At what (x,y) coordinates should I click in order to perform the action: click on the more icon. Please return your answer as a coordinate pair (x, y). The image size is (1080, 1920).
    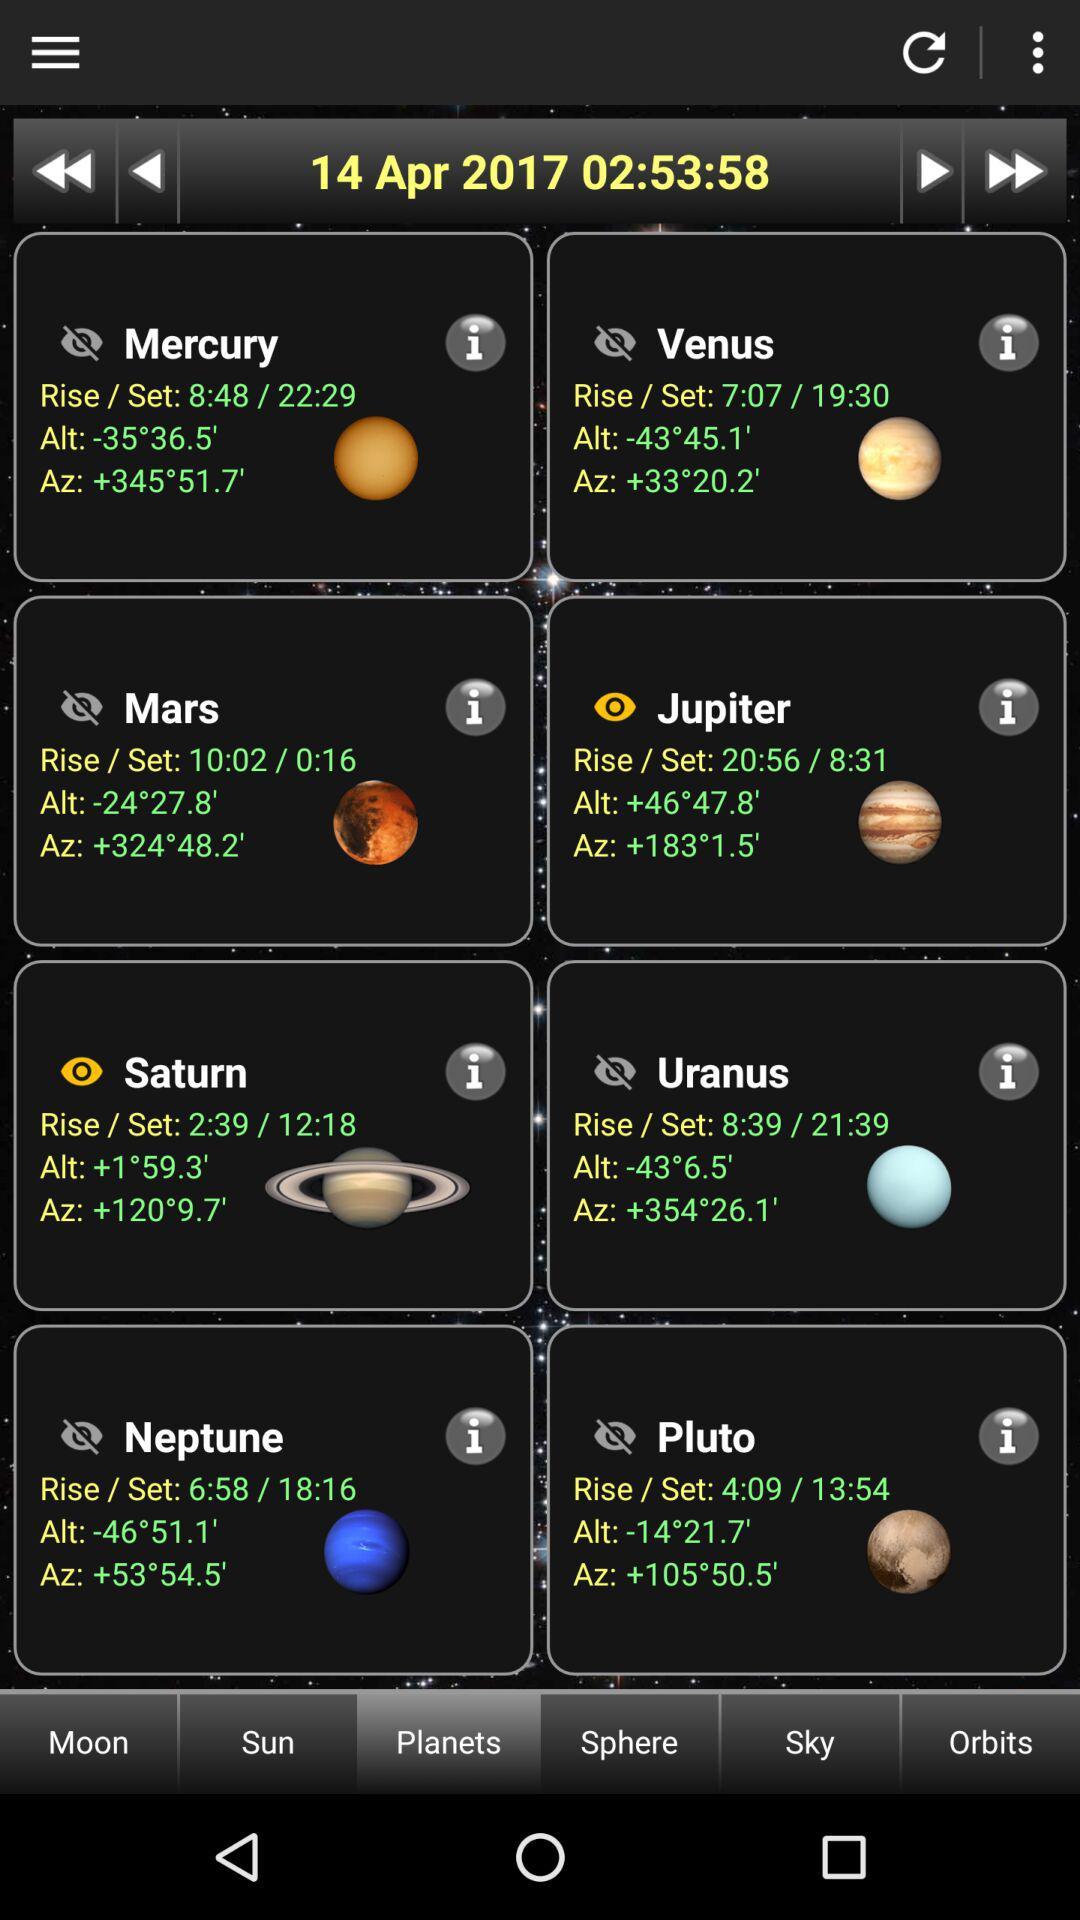
    Looking at the image, I should click on (1036, 52).